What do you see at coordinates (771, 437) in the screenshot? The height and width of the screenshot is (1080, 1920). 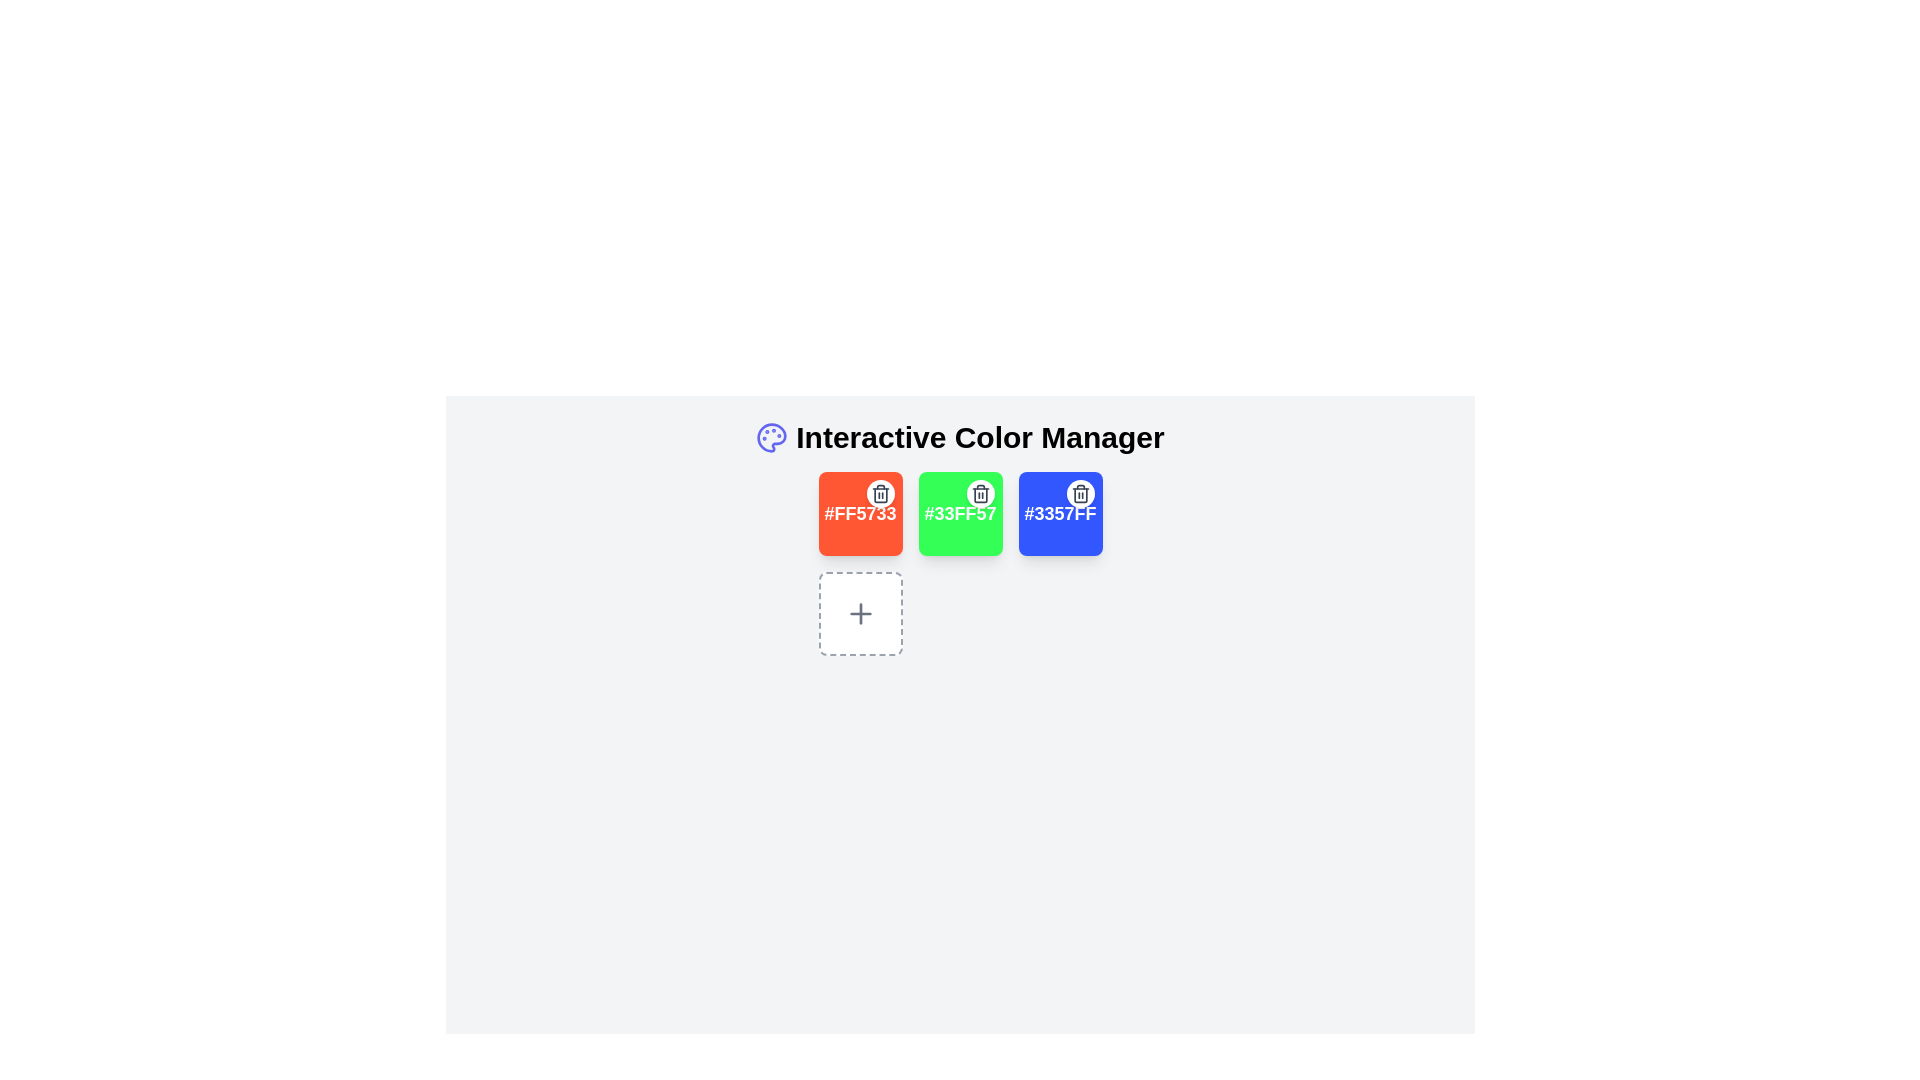 I see `the circular color palette icon located to the left of the 'Interactive Color Manager' header text` at bounding box center [771, 437].